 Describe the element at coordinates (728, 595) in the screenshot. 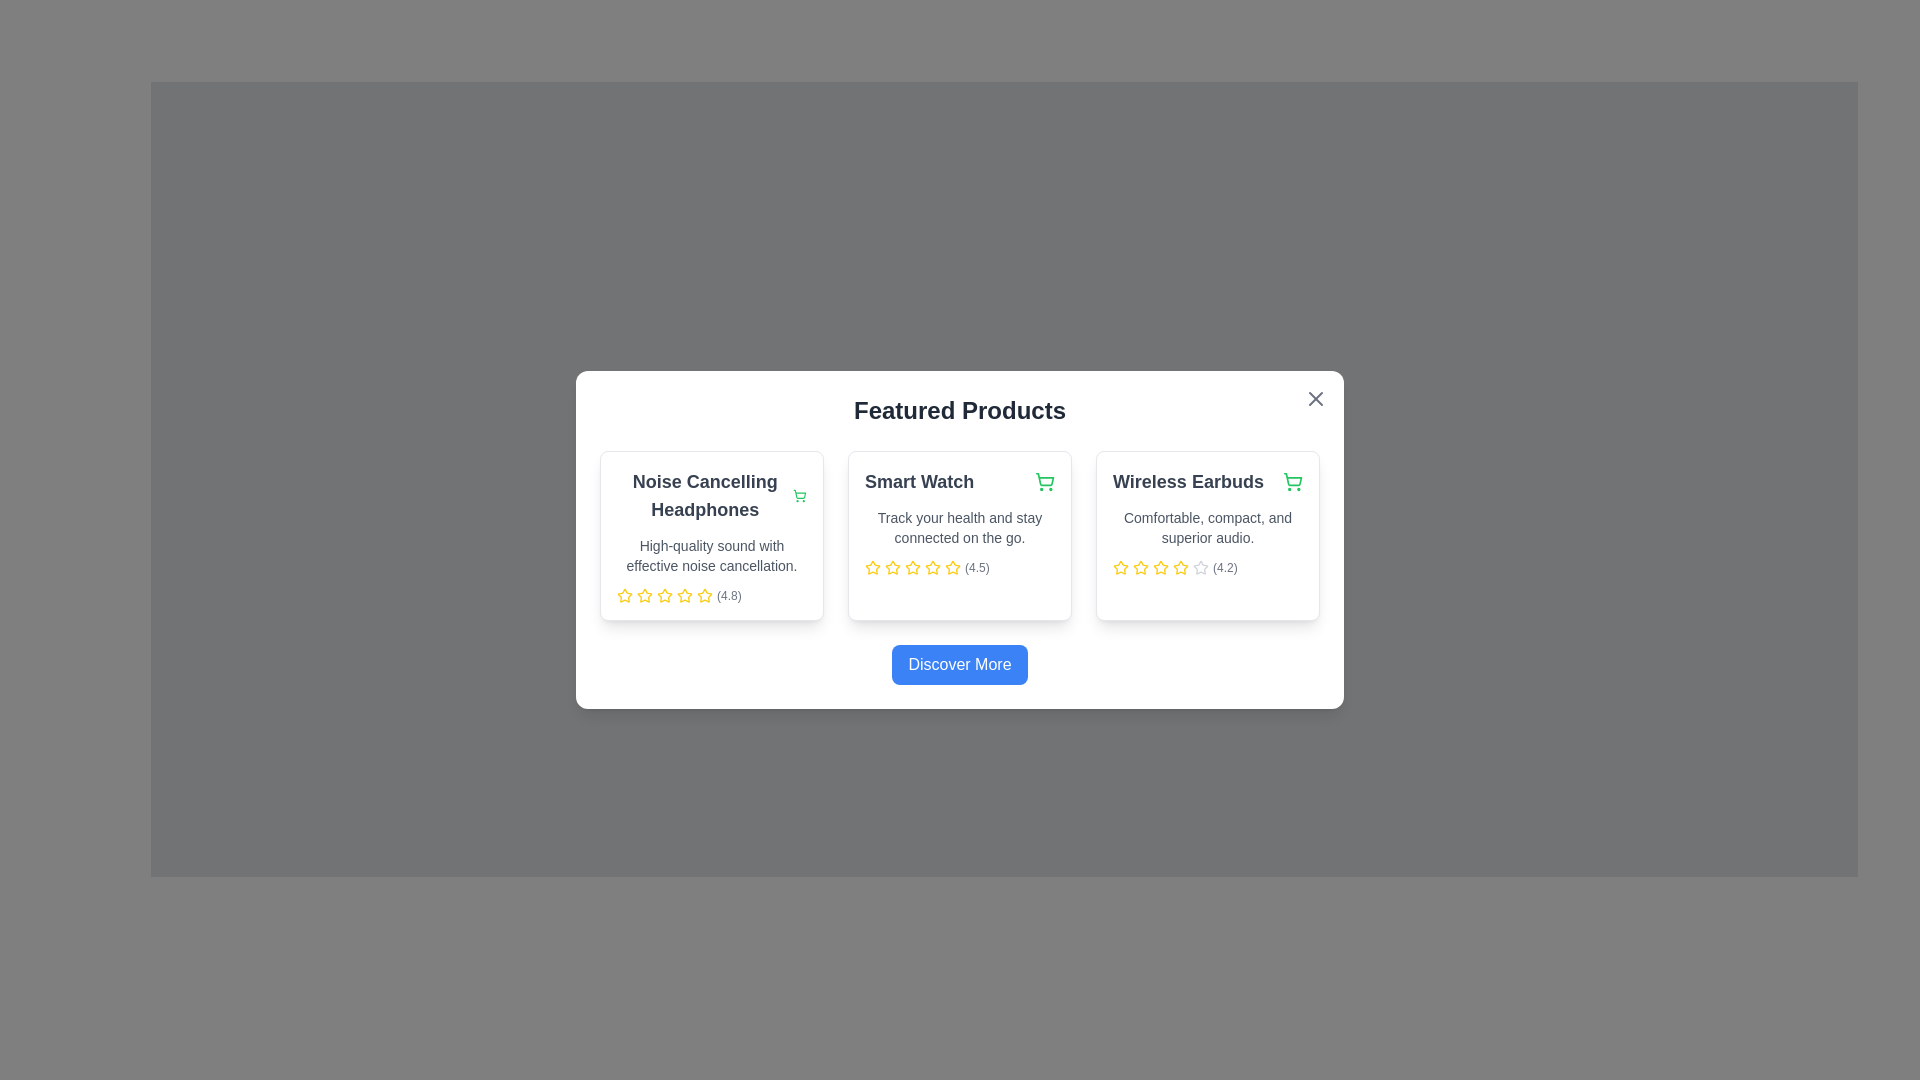

I see `the textual representation of the rating for the 'Noise Cancelling Headphones' product, which is located to the right of the visual star rating within the product showcase card layout` at that location.